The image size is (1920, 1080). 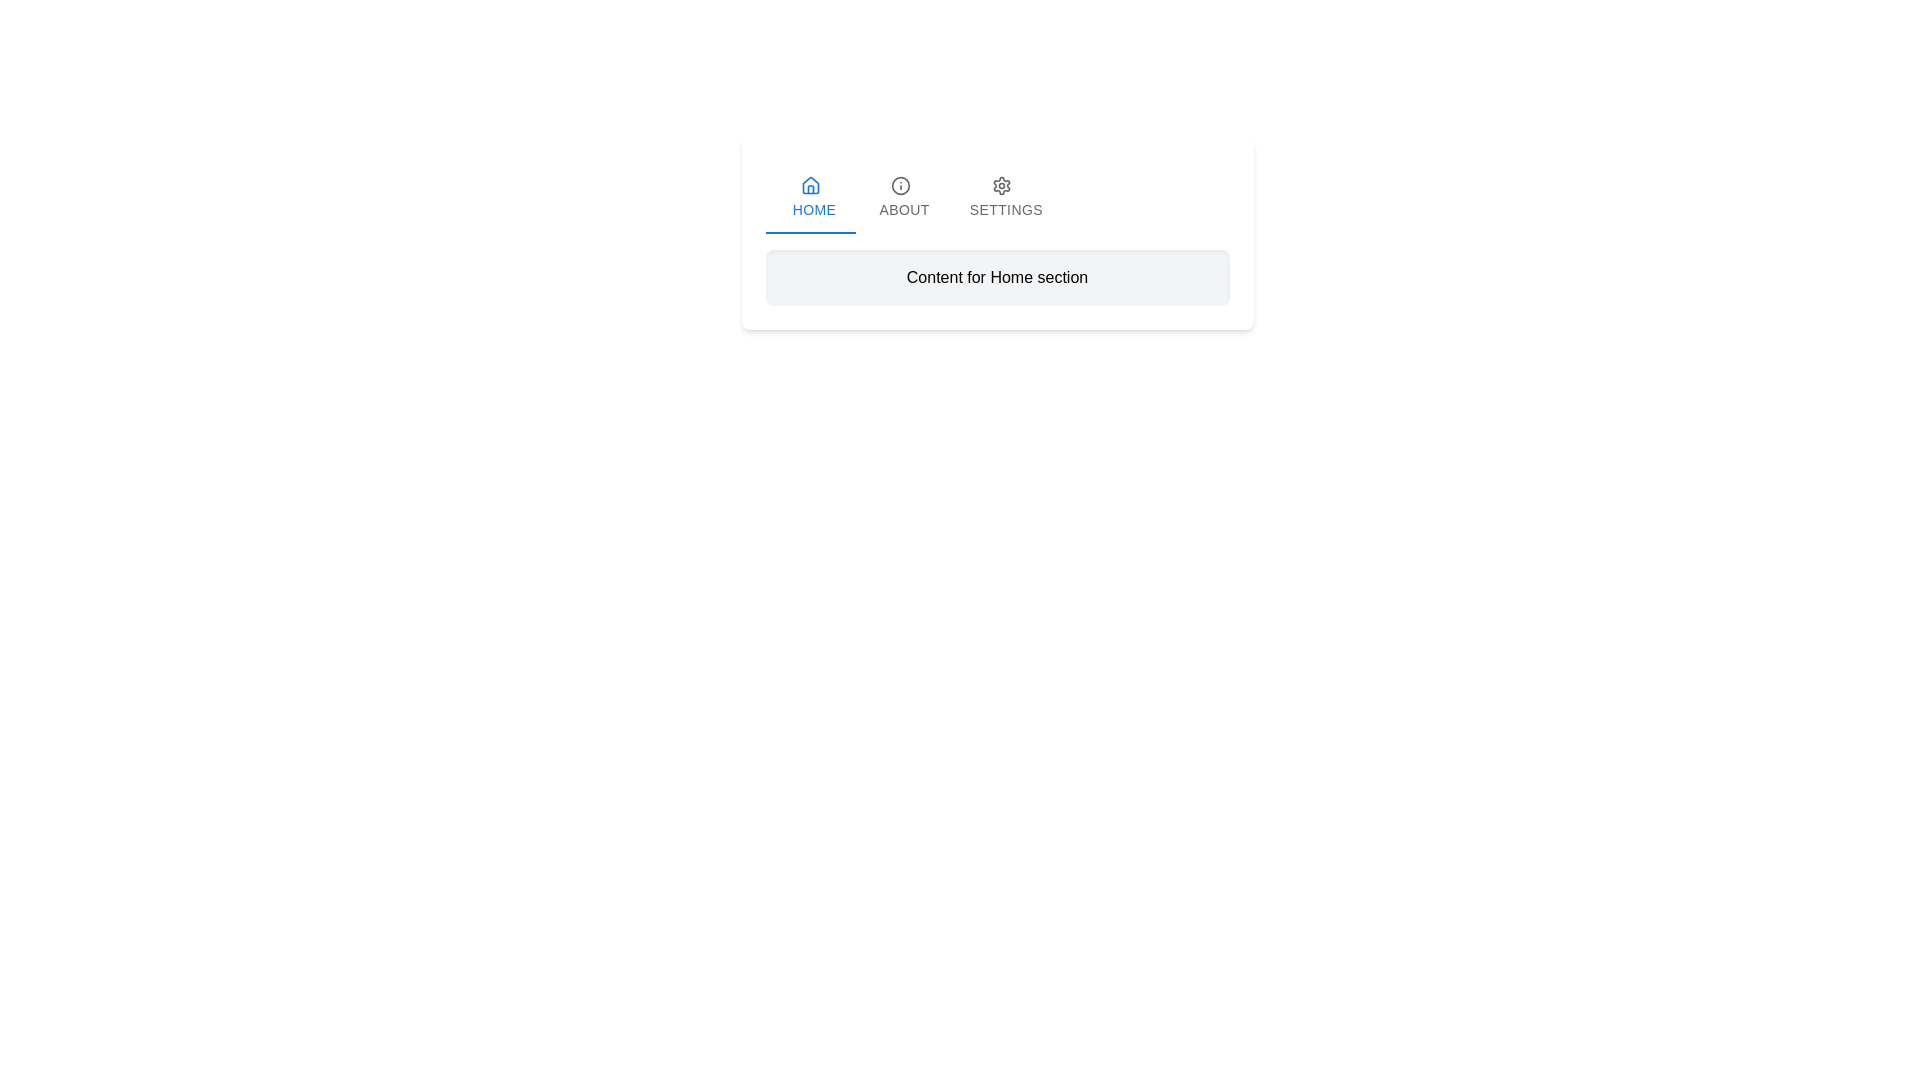 I want to click on the 'SETTINGS' tab button, which is the third tab in a horizontal navigation bar, so click(x=1002, y=197).